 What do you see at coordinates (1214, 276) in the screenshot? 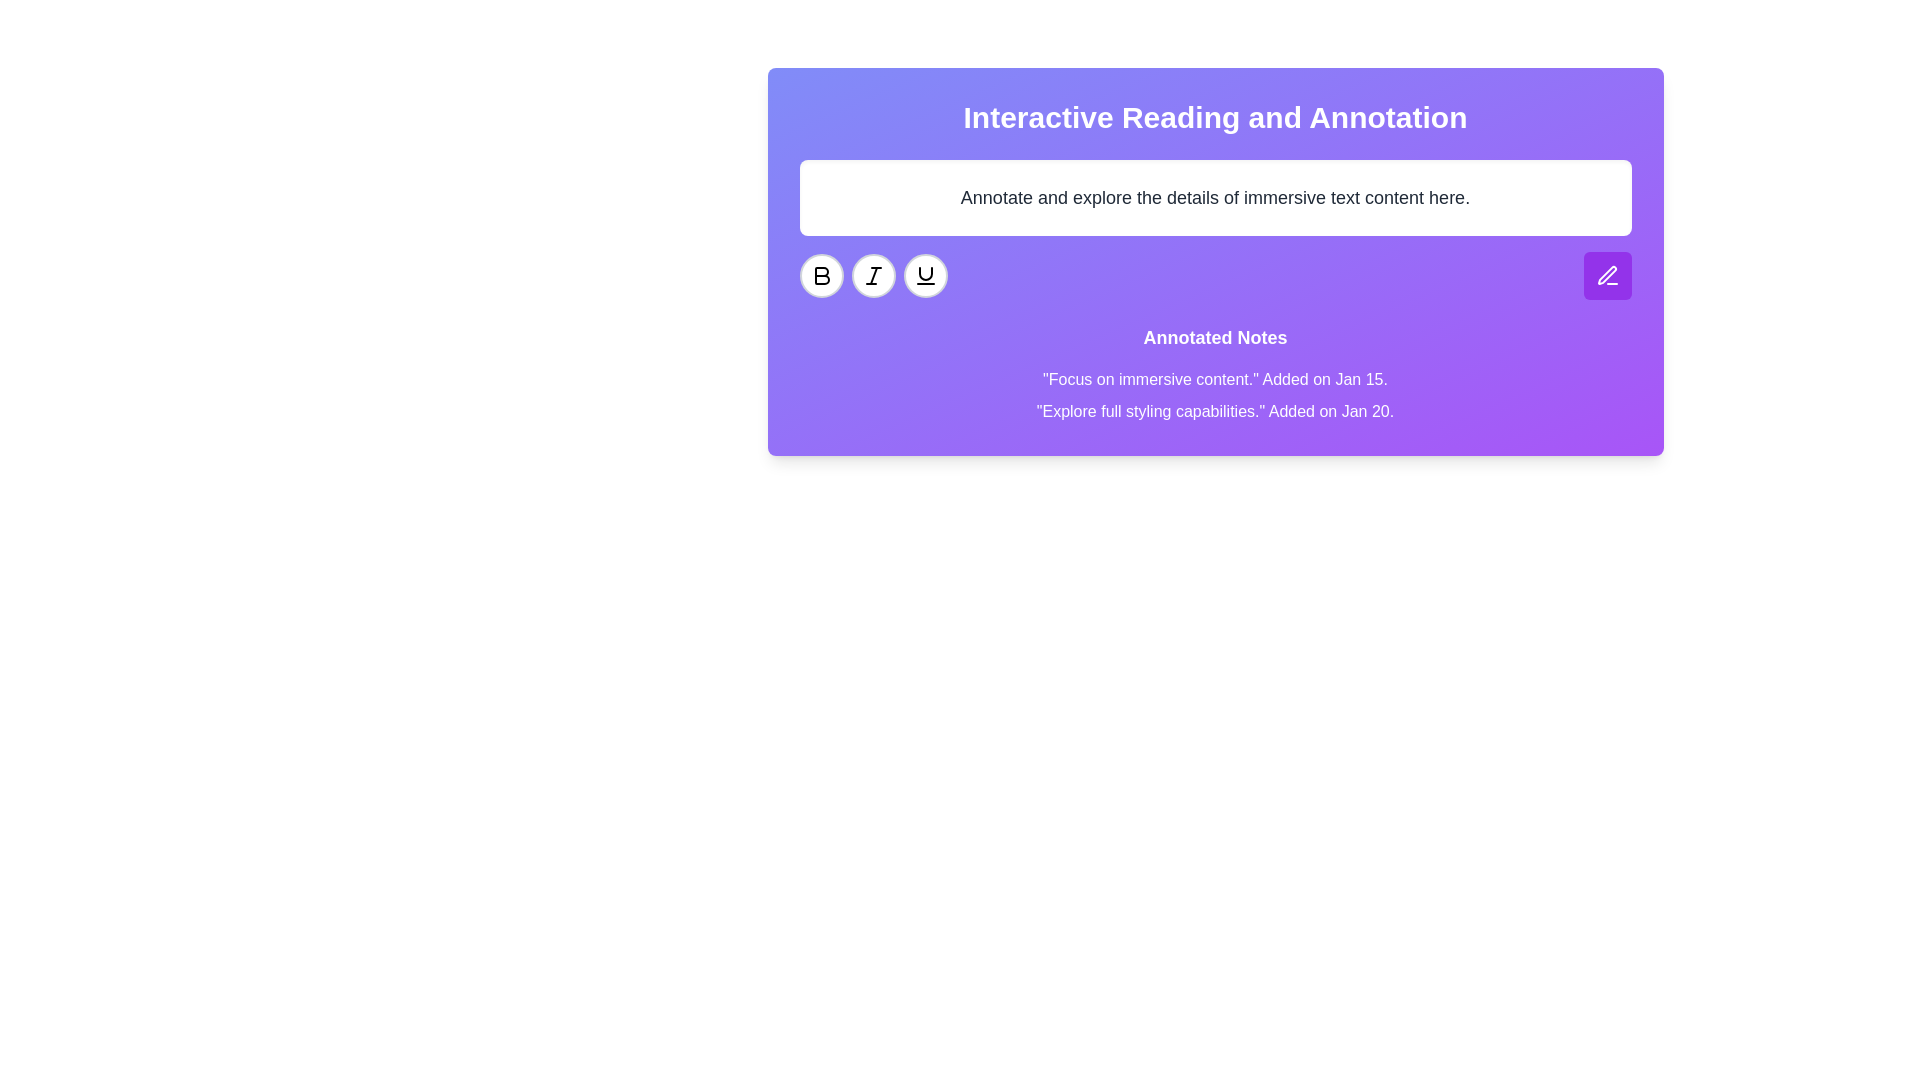
I see `the horizontal toolbar located below the text input area and above the 'Annotated Notes' section` at bounding box center [1214, 276].